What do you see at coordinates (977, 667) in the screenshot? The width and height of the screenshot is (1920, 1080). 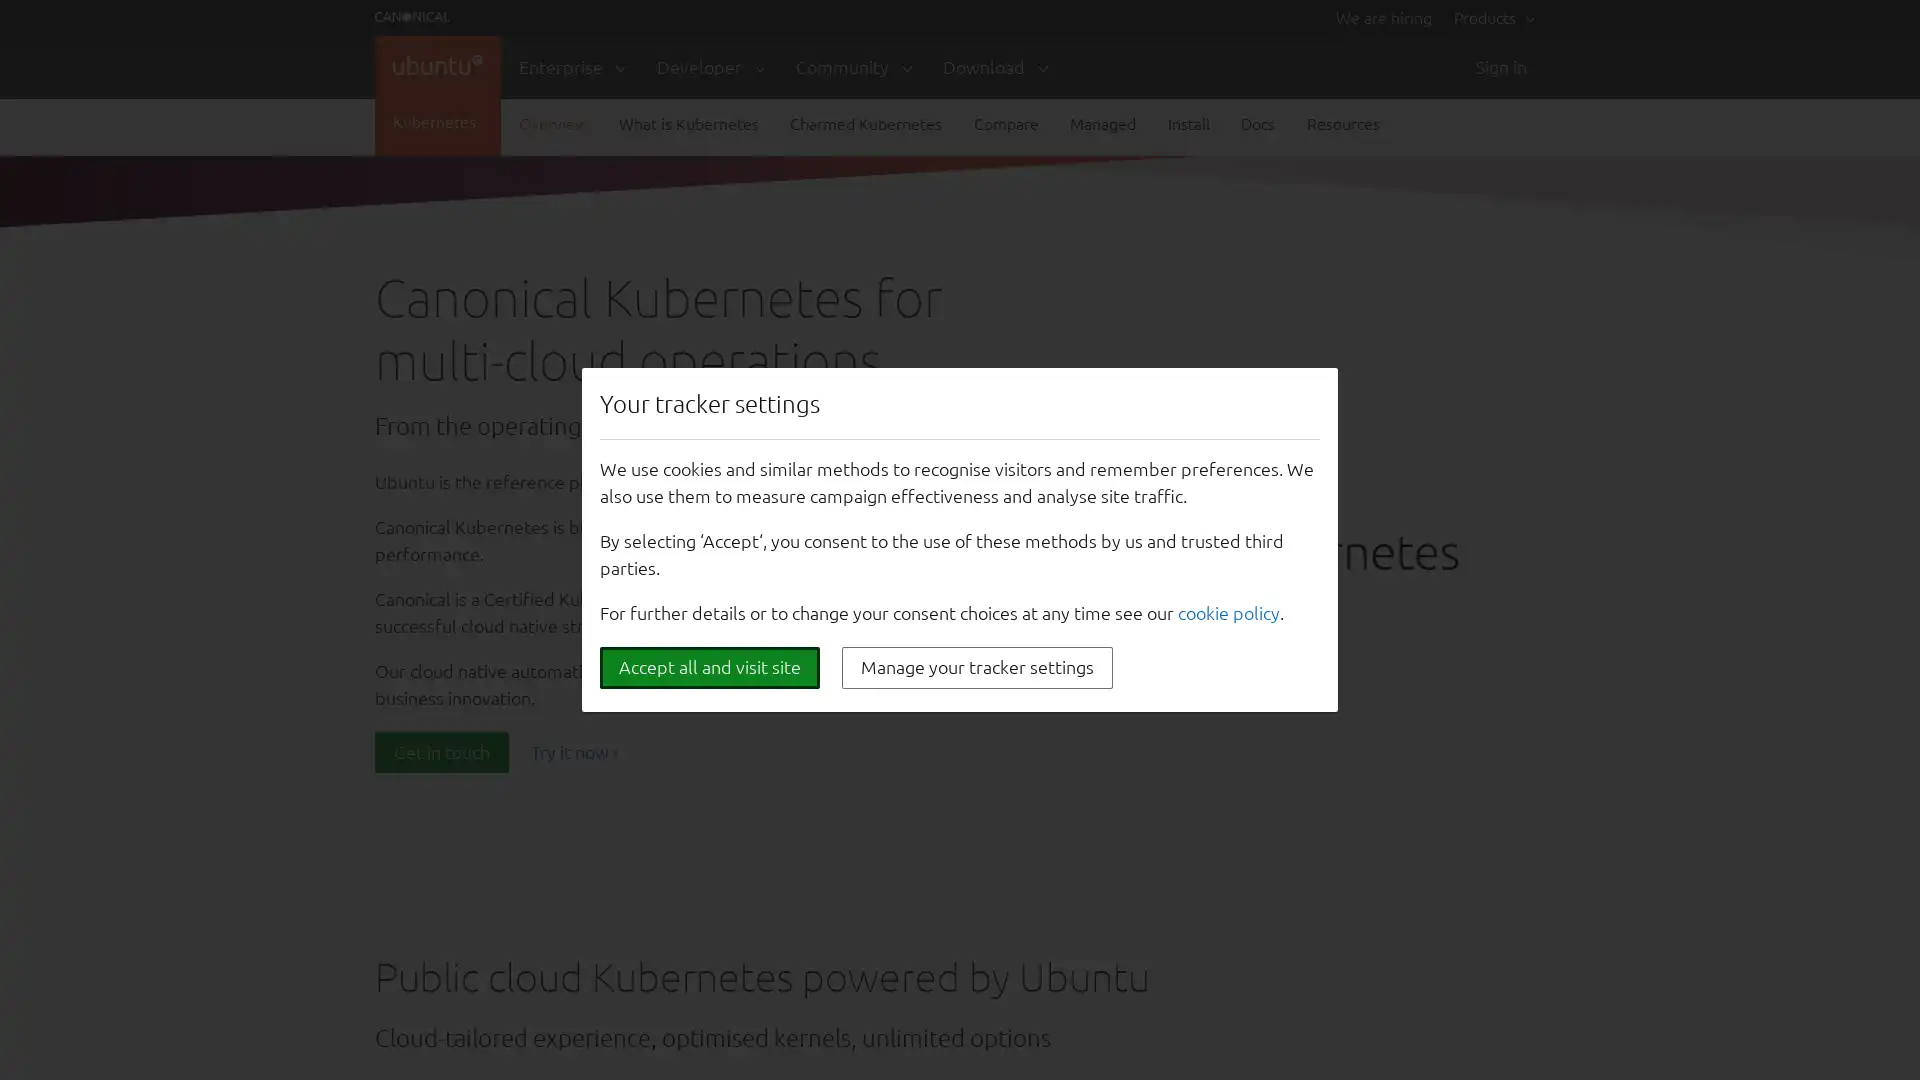 I see `Manage your tracker settings` at bounding box center [977, 667].